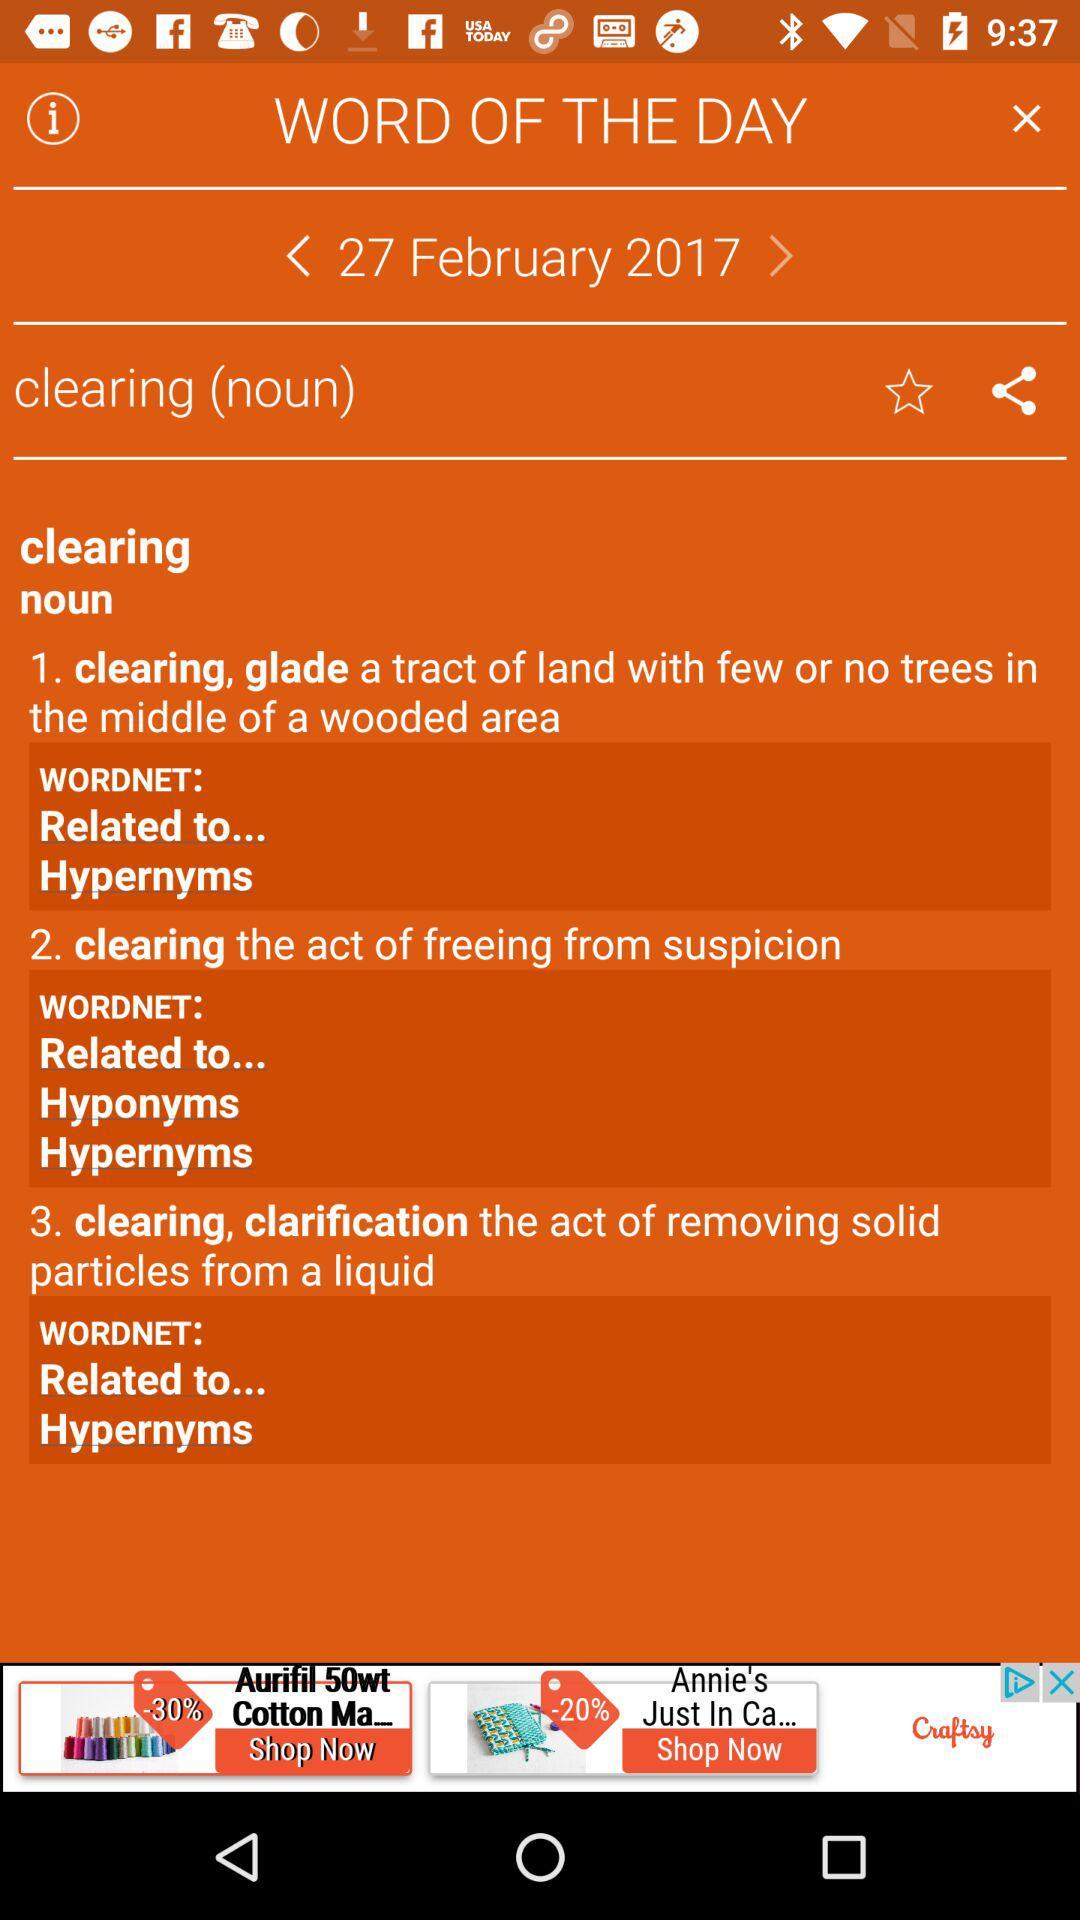 This screenshot has width=1080, height=1920. Describe the element at coordinates (540, 1727) in the screenshot. I see `the picture` at that location.